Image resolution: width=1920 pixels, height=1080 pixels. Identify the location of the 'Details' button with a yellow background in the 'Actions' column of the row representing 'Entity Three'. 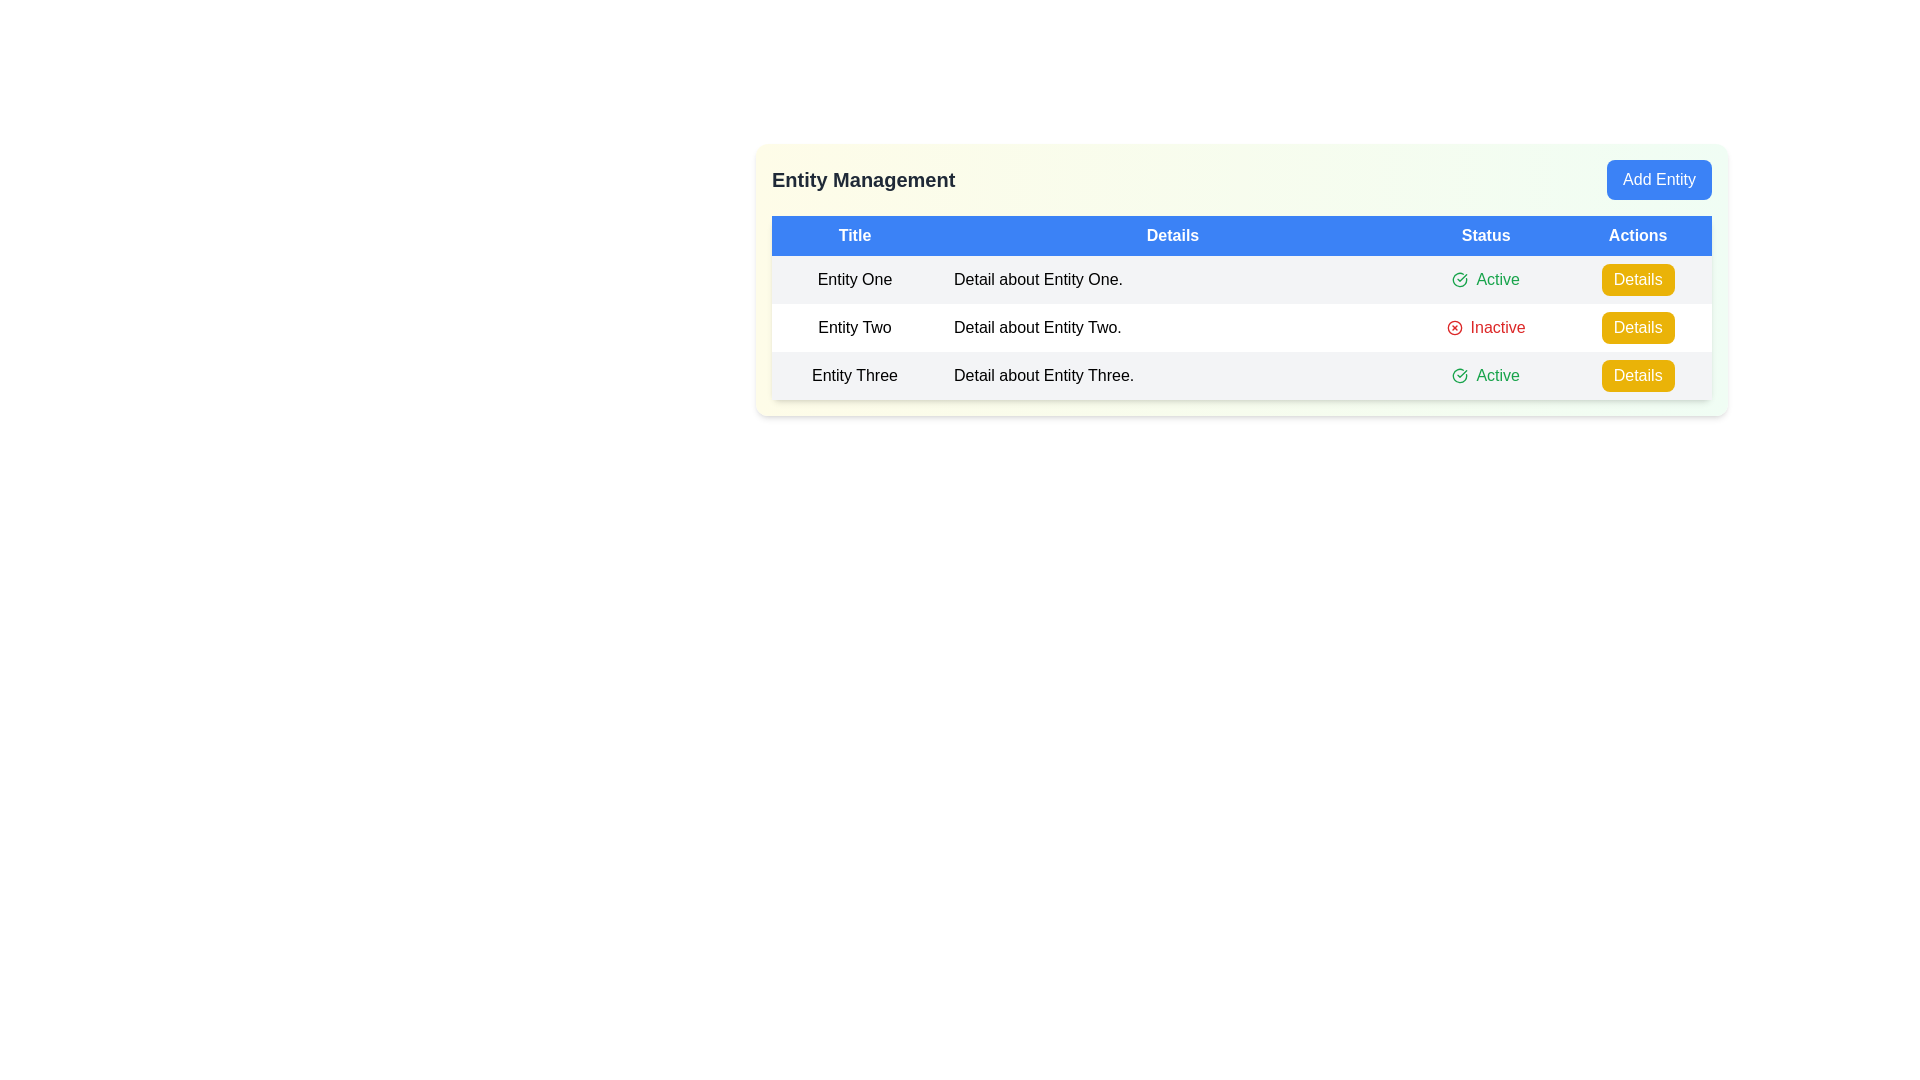
(1637, 375).